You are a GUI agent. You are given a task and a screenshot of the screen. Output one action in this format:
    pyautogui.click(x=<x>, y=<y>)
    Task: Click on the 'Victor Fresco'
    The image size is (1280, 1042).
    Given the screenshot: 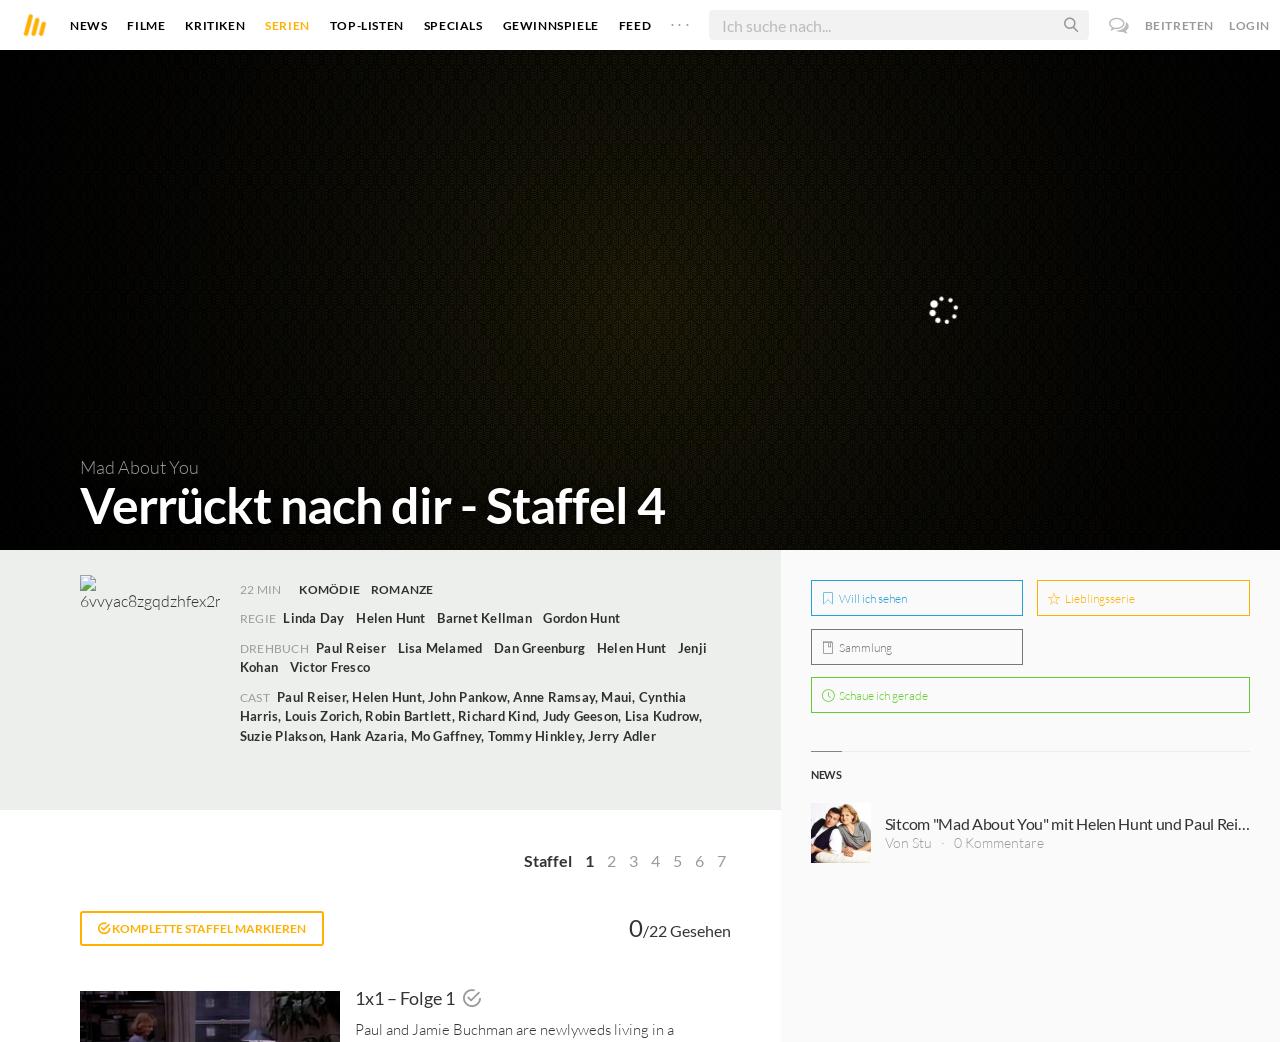 What is the action you would take?
    pyautogui.click(x=329, y=666)
    